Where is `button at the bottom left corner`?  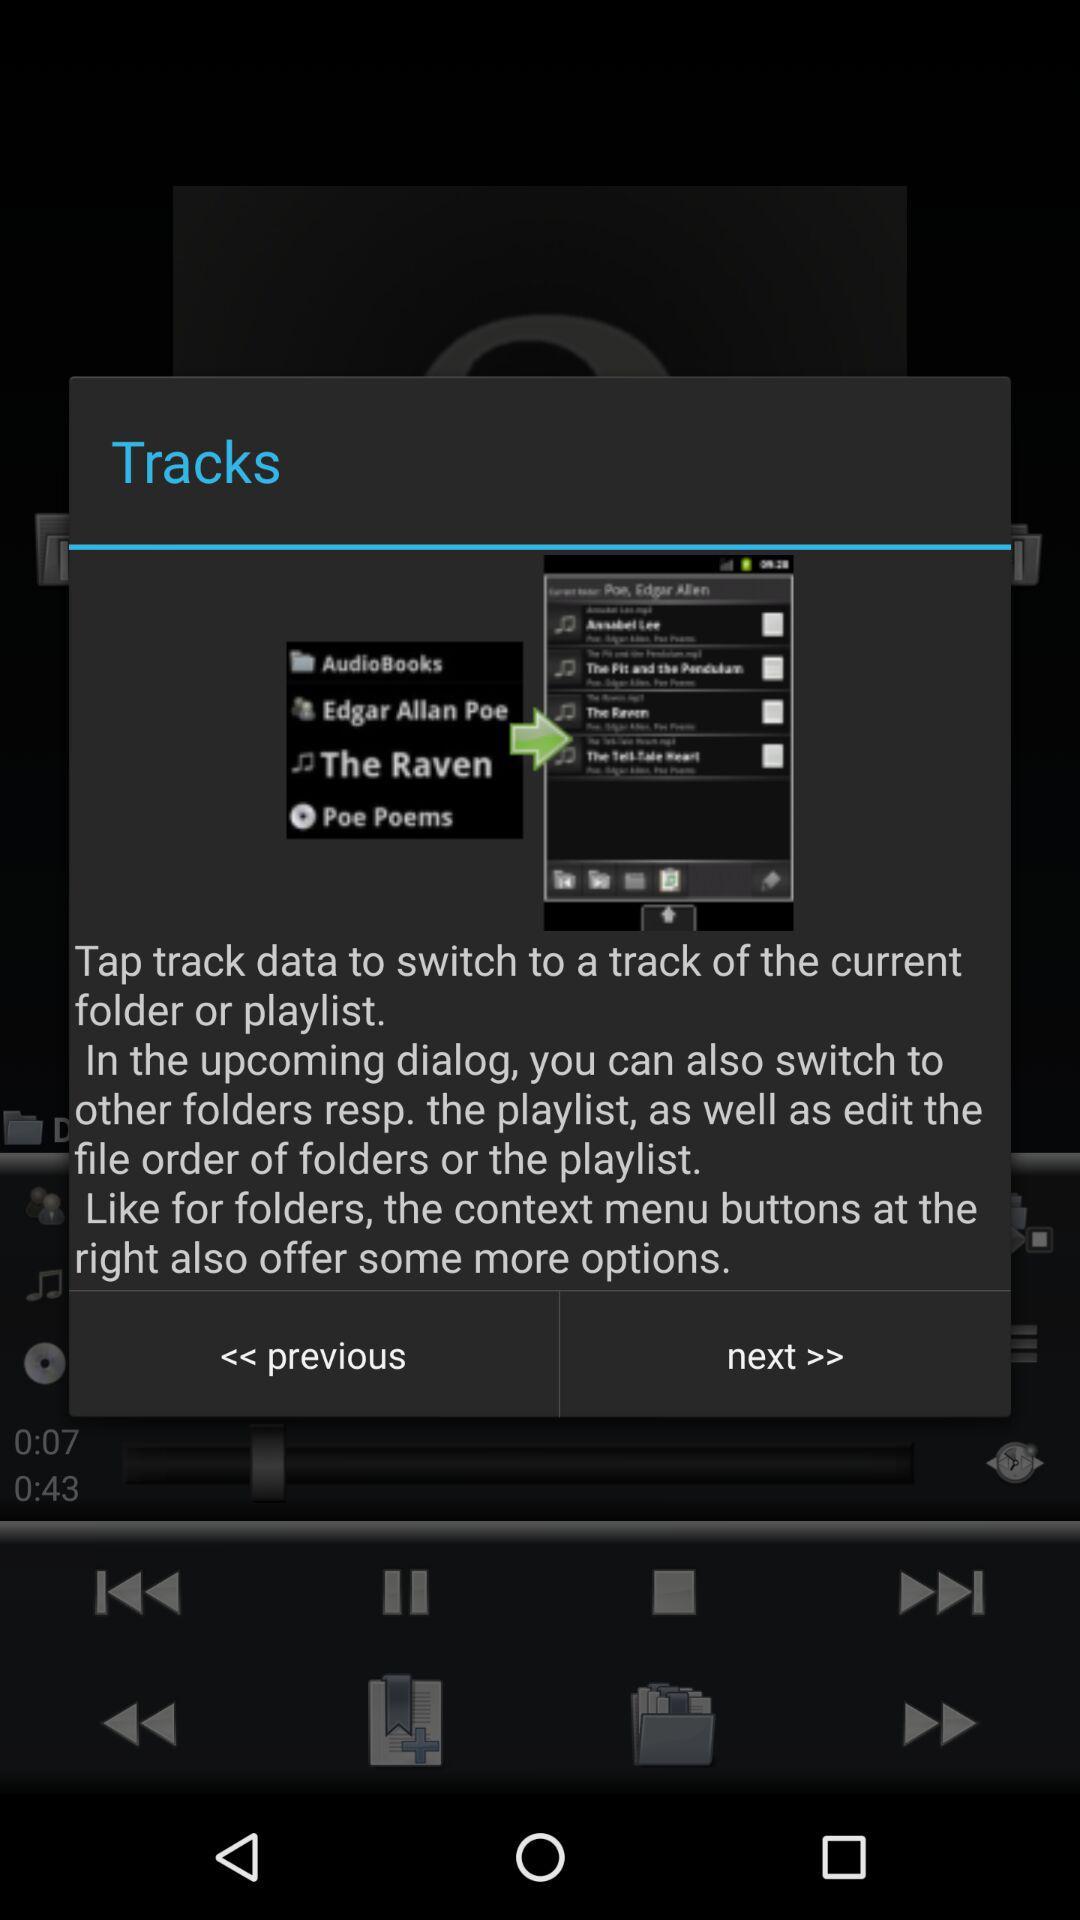
button at the bottom left corner is located at coordinates (313, 1354).